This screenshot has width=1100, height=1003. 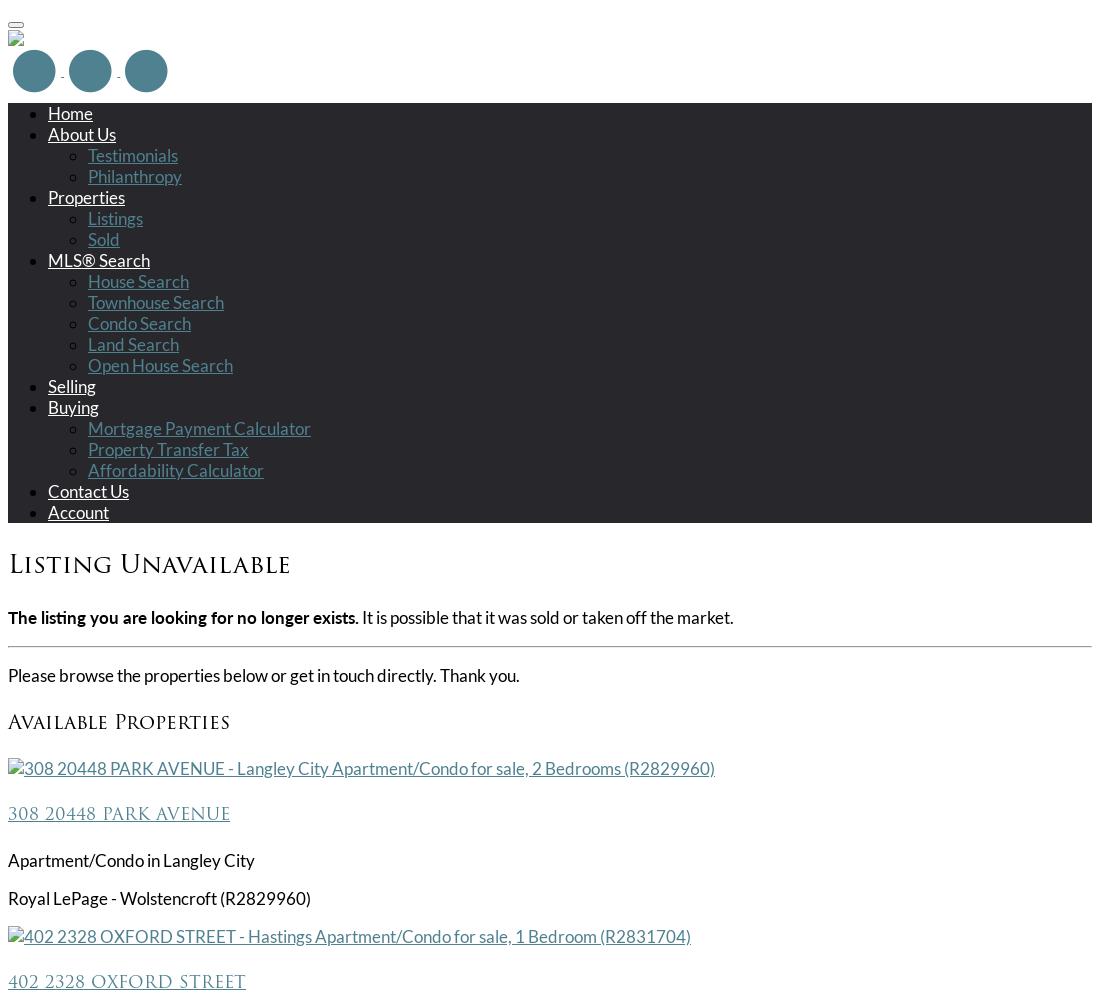 What do you see at coordinates (159, 363) in the screenshot?
I see `'Open House Search'` at bounding box center [159, 363].